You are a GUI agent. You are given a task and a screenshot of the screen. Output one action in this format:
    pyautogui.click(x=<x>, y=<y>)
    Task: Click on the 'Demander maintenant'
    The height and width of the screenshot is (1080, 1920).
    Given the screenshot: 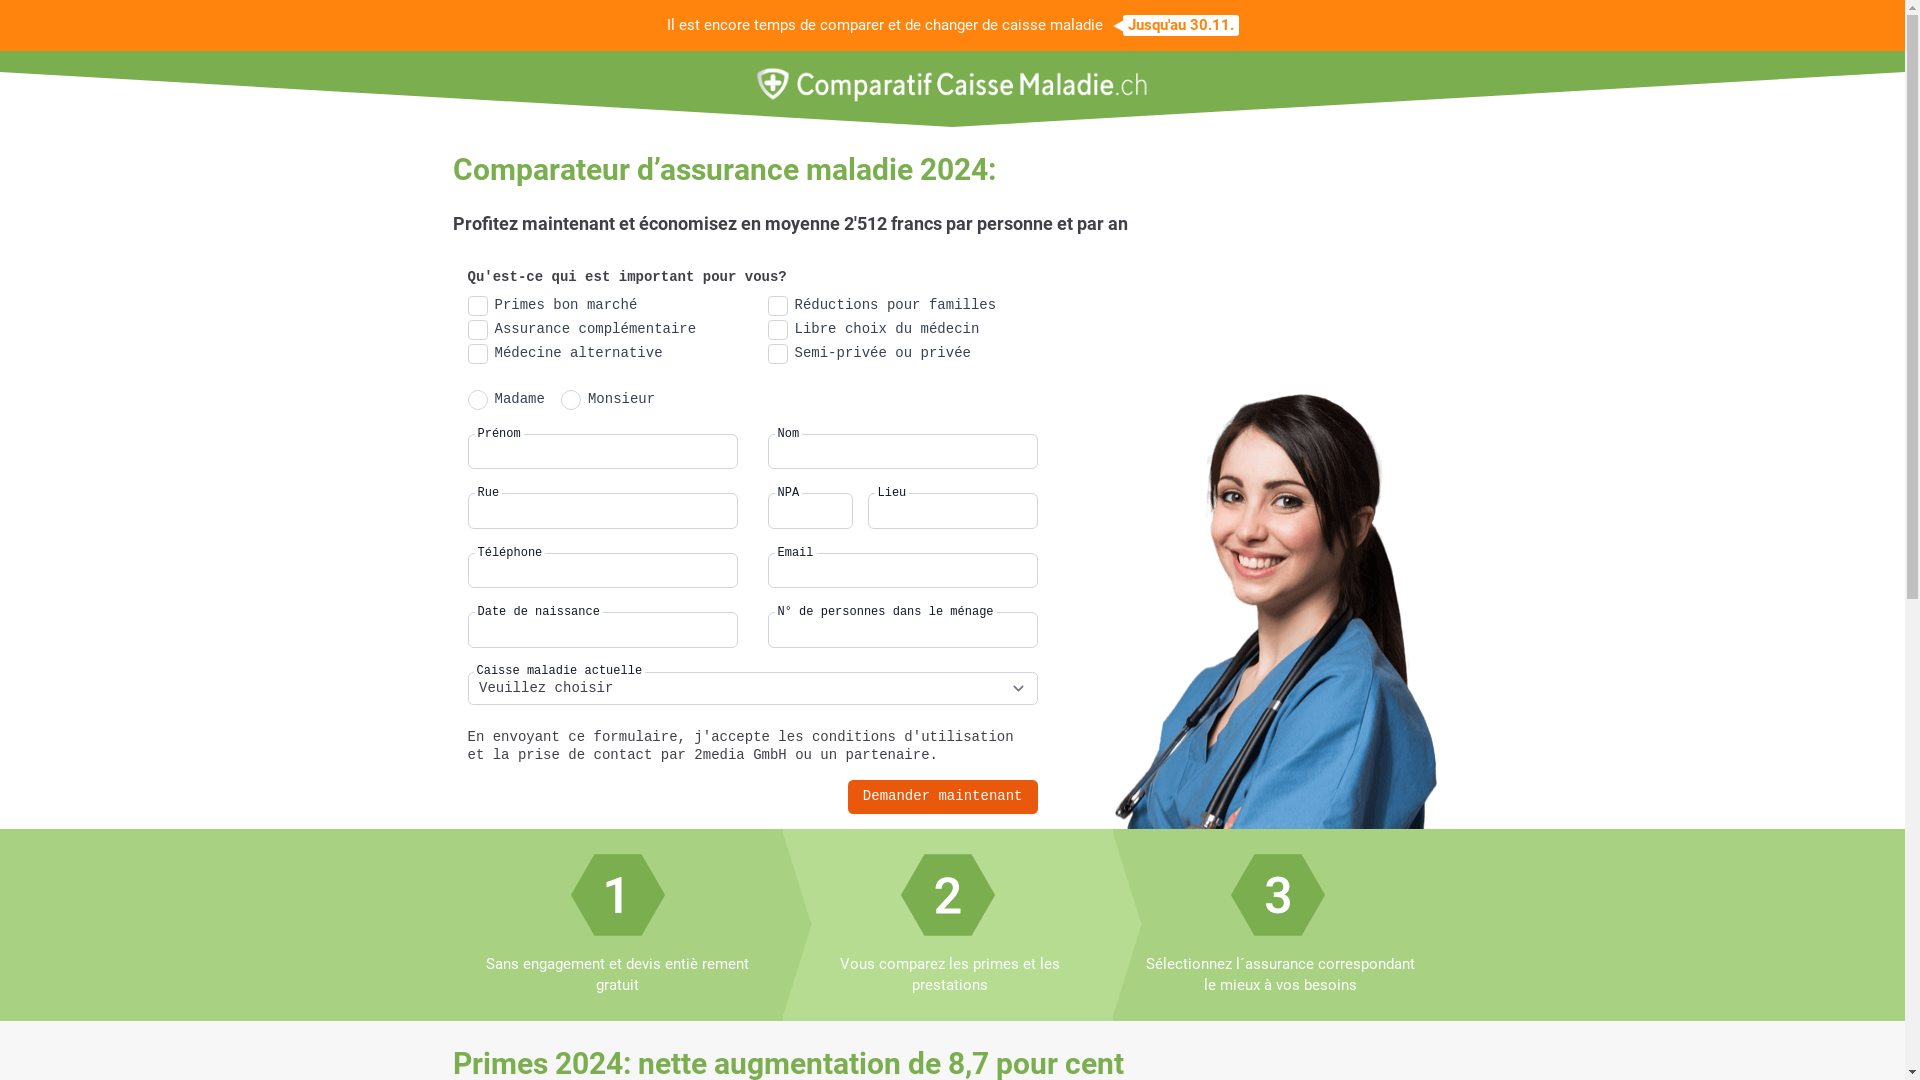 What is the action you would take?
    pyautogui.click(x=941, y=796)
    